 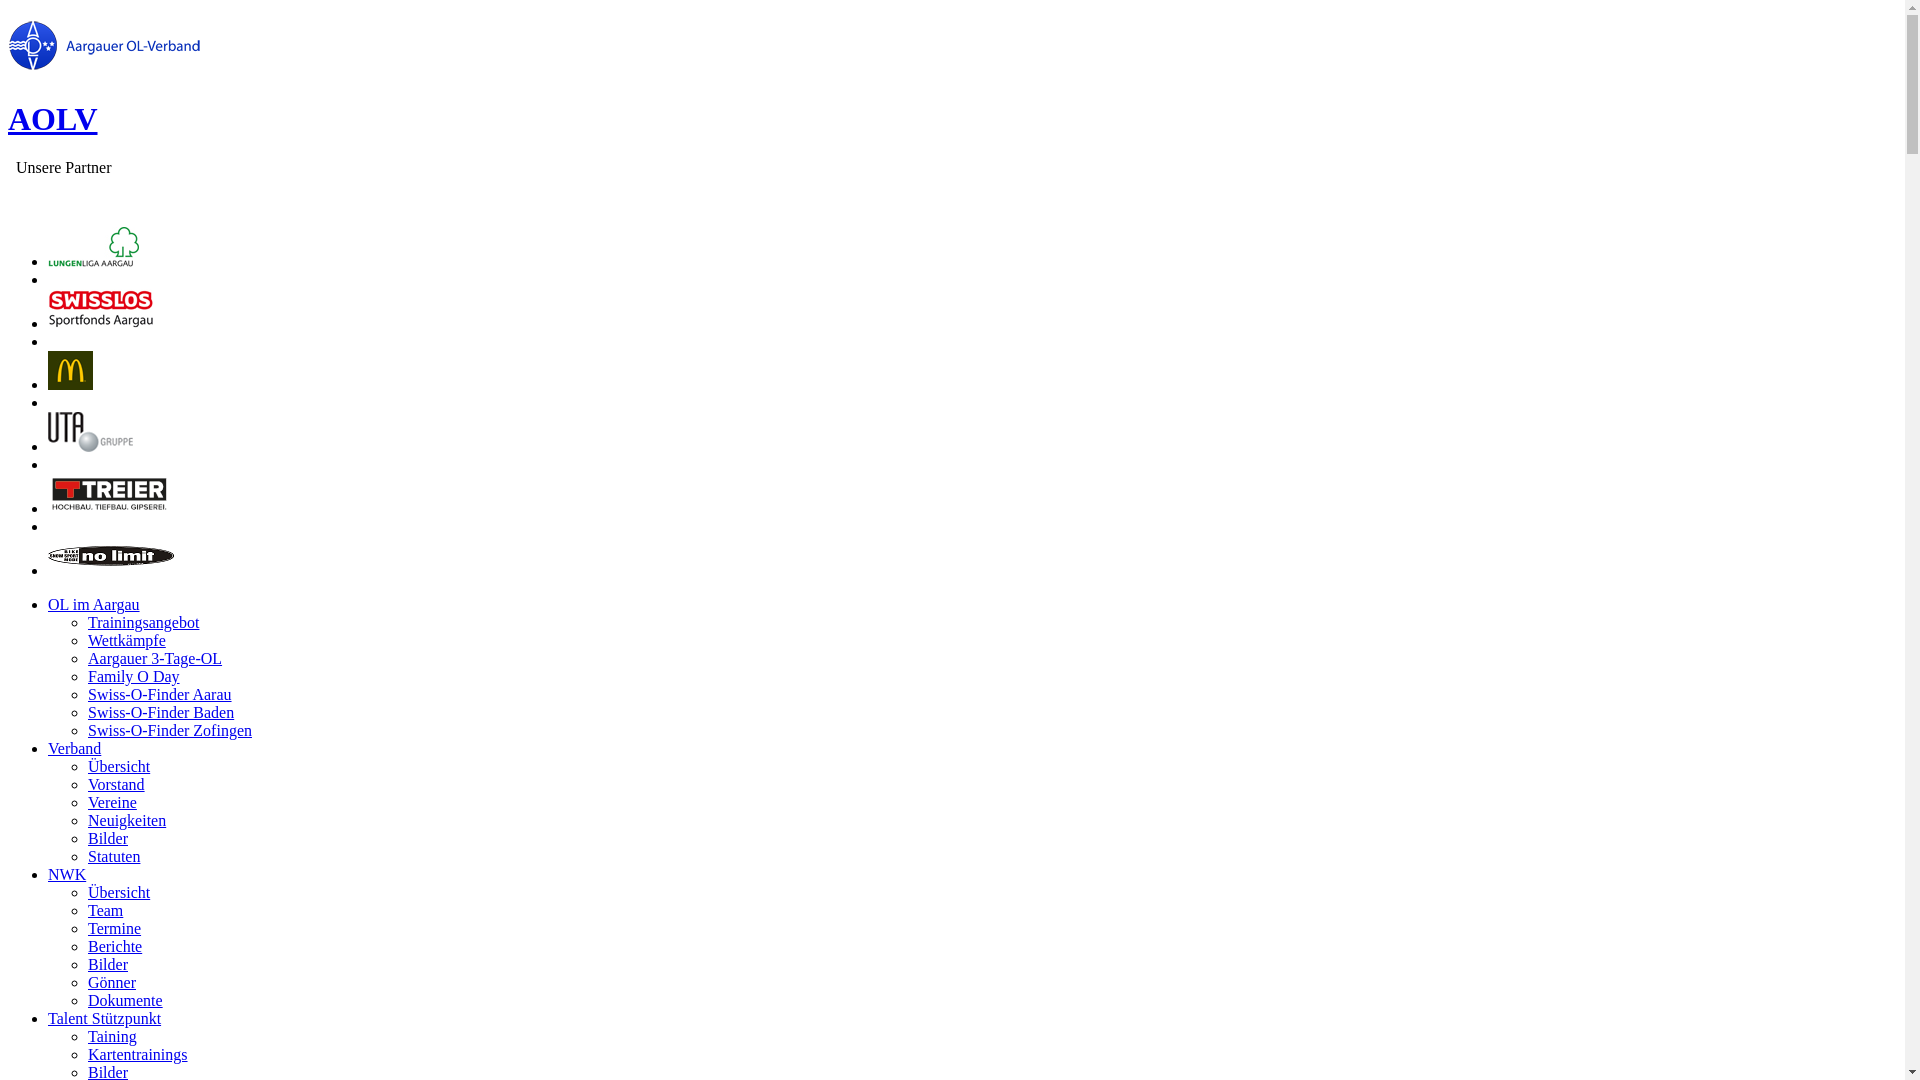 What do you see at coordinates (74, 748) in the screenshot?
I see `'Verband'` at bounding box center [74, 748].